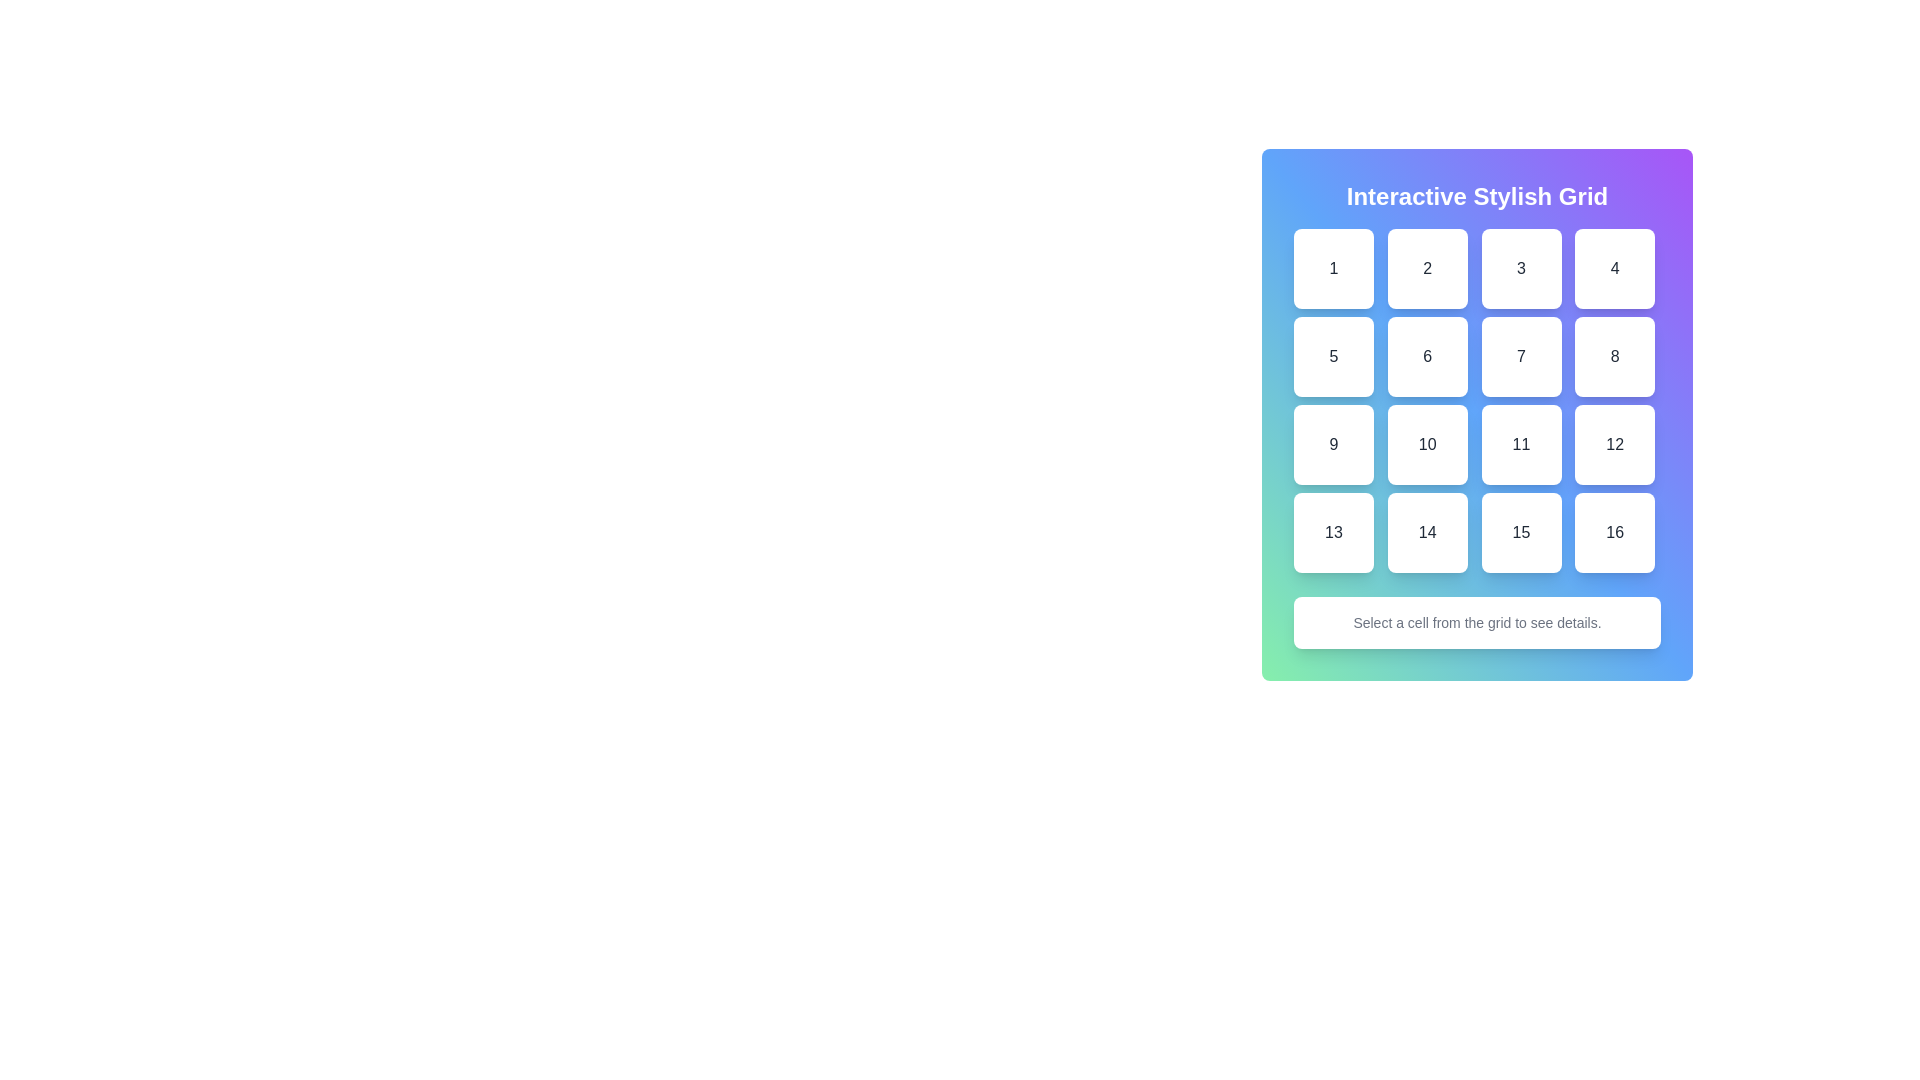  Describe the element at coordinates (1520, 443) in the screenshot. I see `the button representing the number 11 in the third row and third column of the interactive stylish grid` at that location.